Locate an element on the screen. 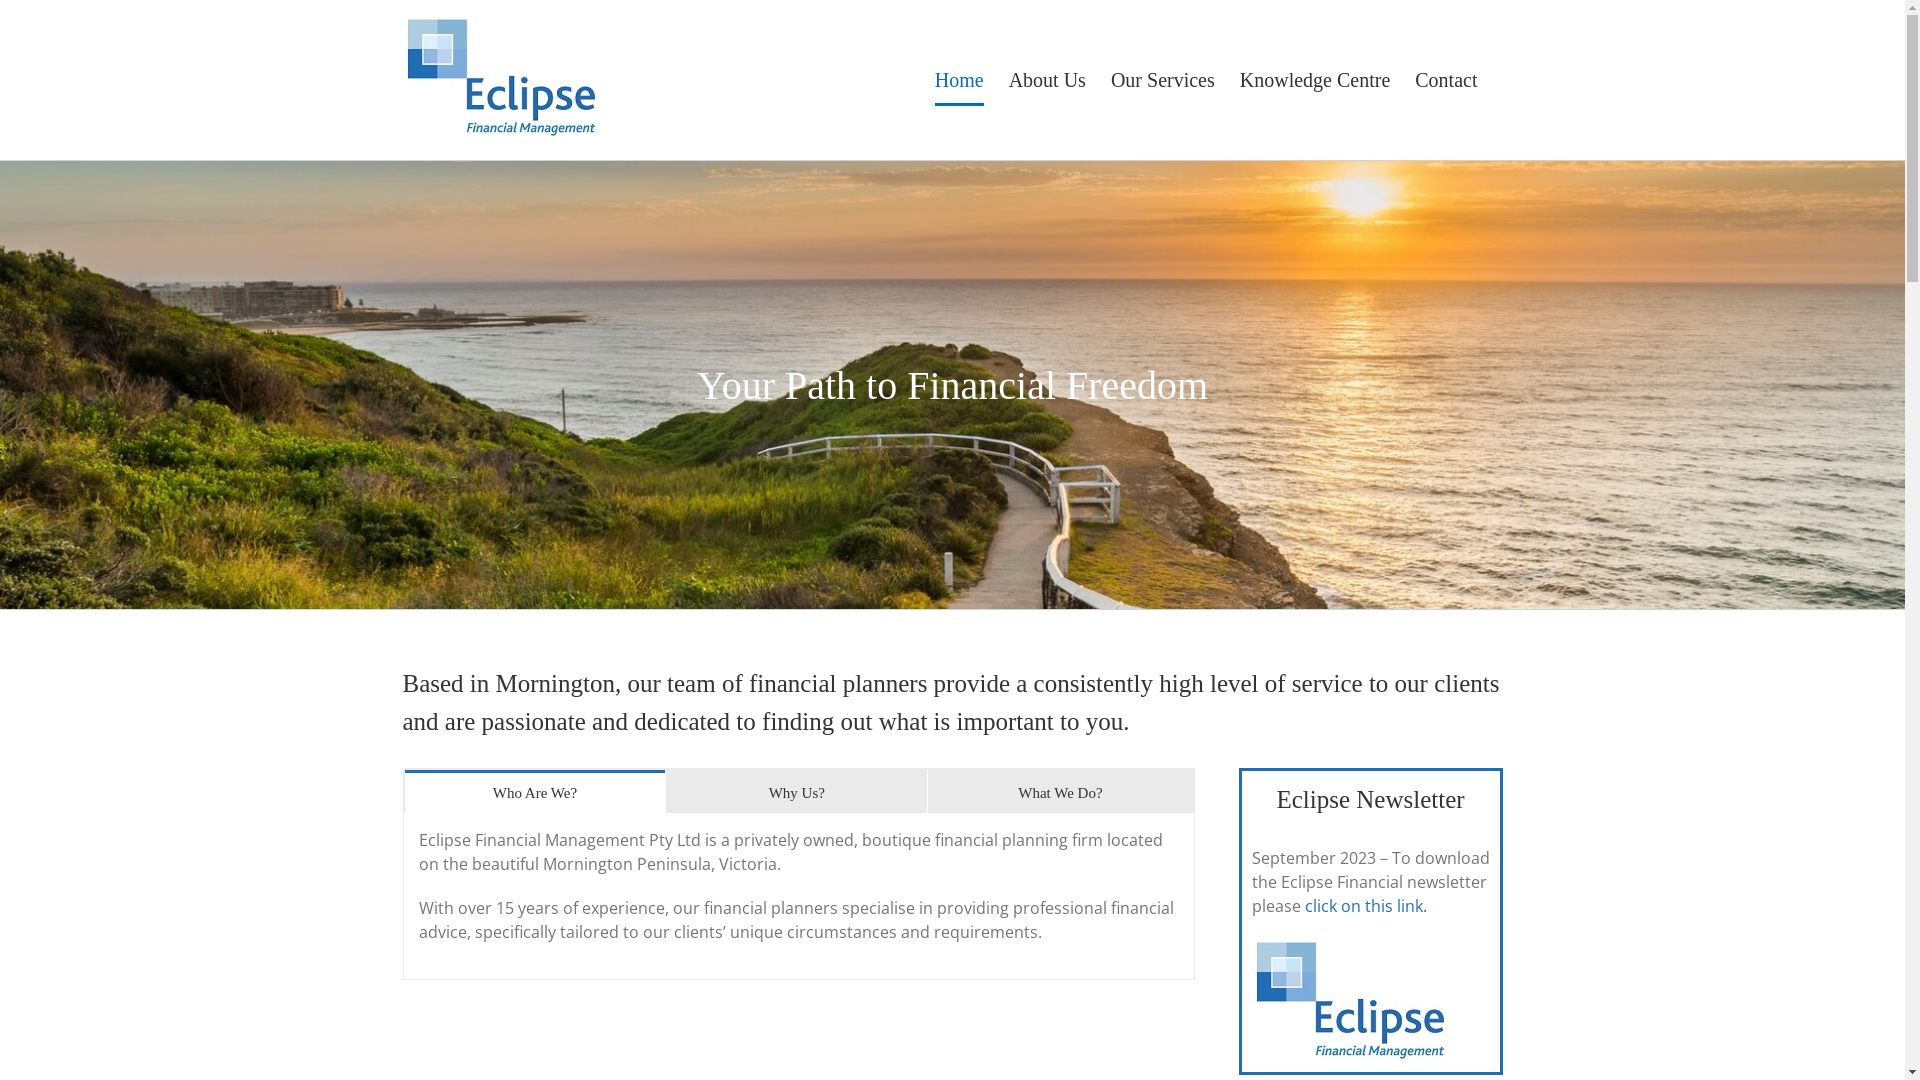 The height and width of the screenshot is (1080, 1920). 'Knowledge Centre' is located at coordinates (1238, 79).